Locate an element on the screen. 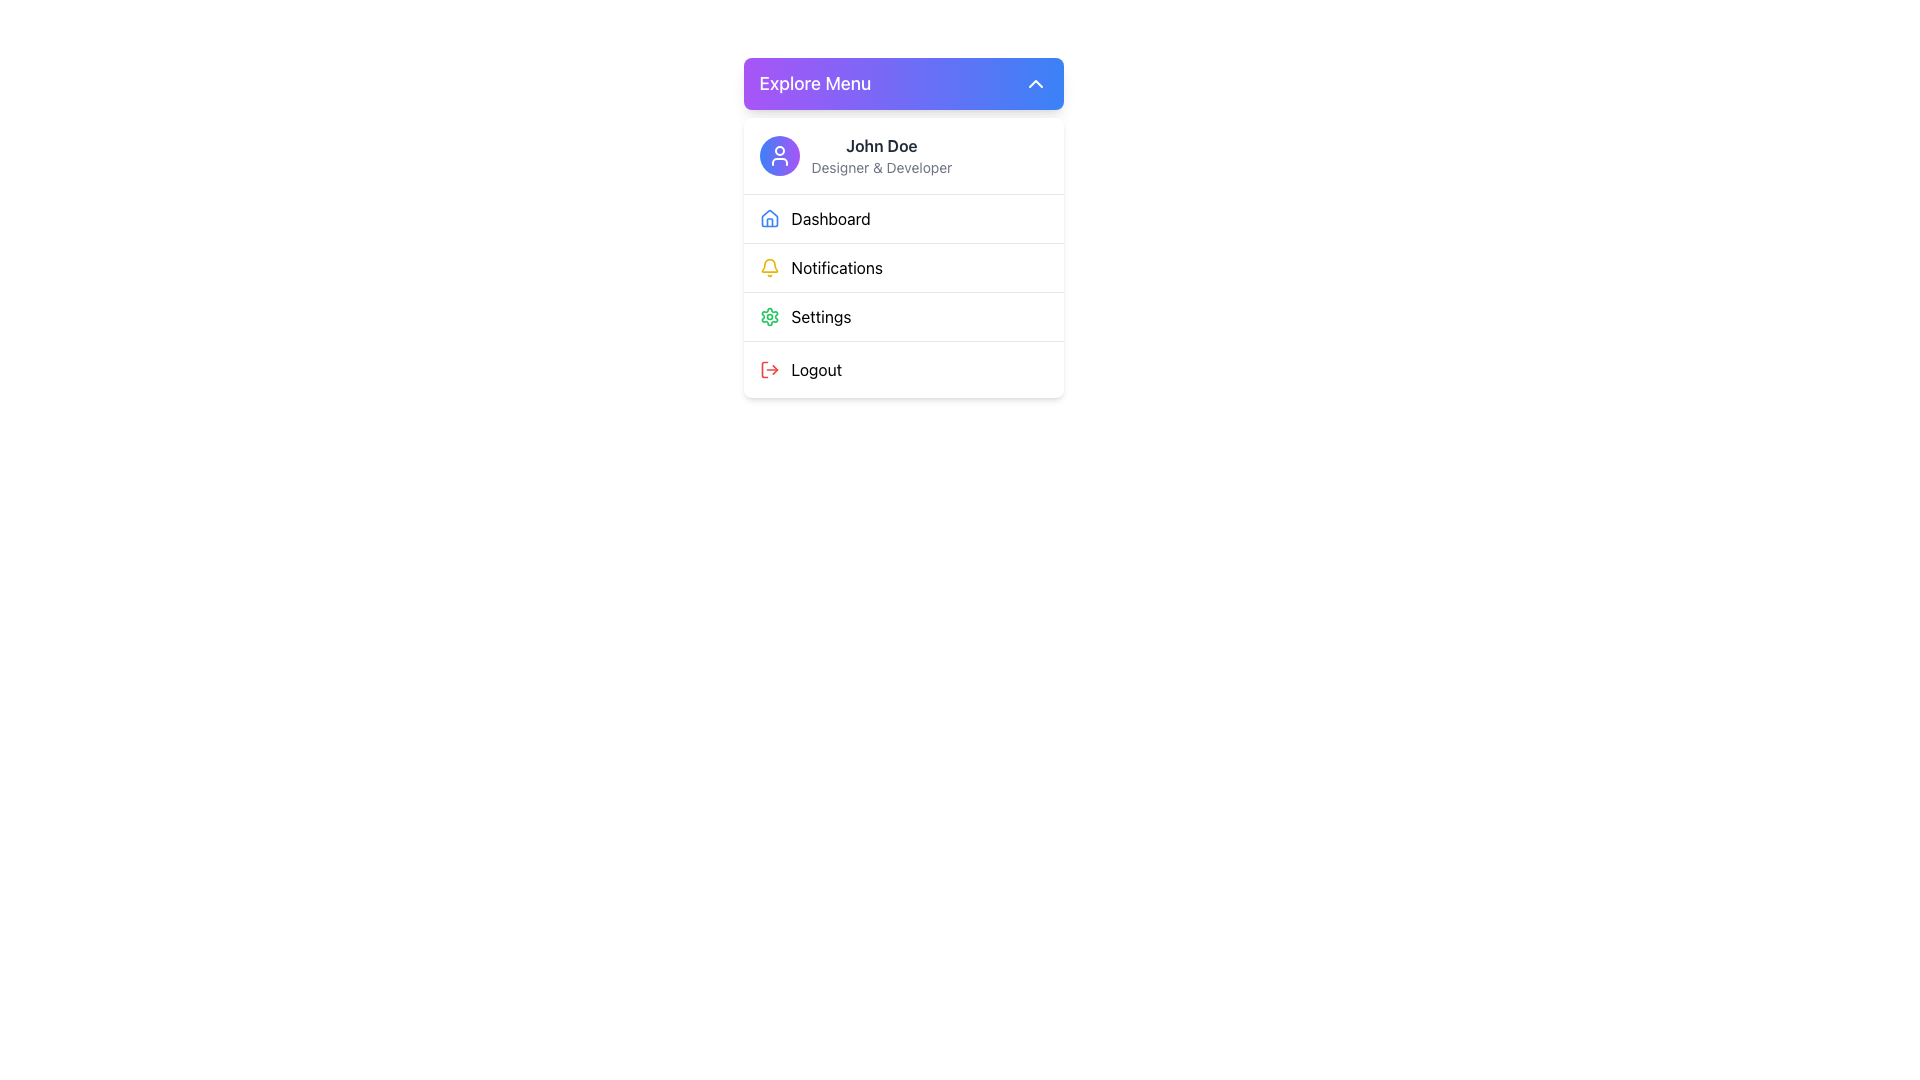  the house-shaped 'Dashboard' icon in the vertical menu to visually represent the navigation option is located at coordinates (768, 218).